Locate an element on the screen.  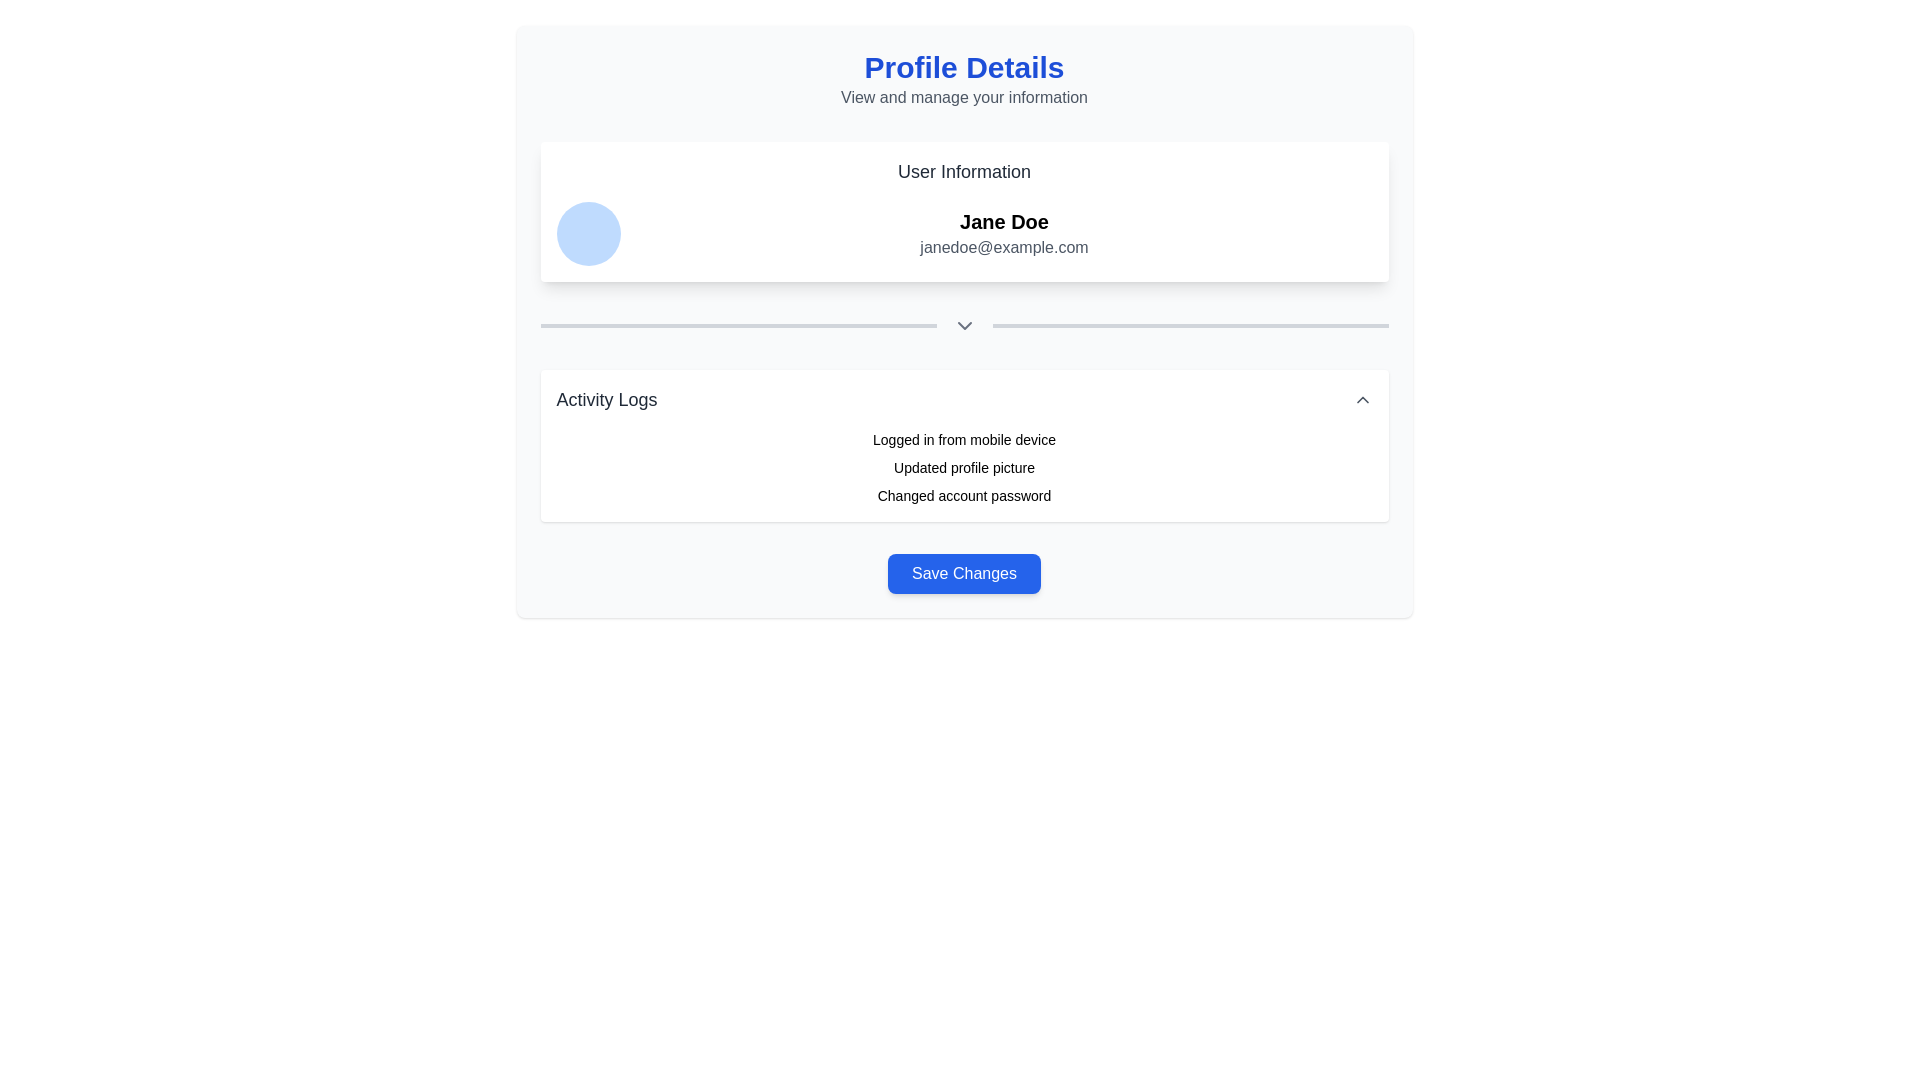
the User Information component to view the profile details, which includes the user's name and email address displayed beside a profile icon is located at coordinates (964, 233).